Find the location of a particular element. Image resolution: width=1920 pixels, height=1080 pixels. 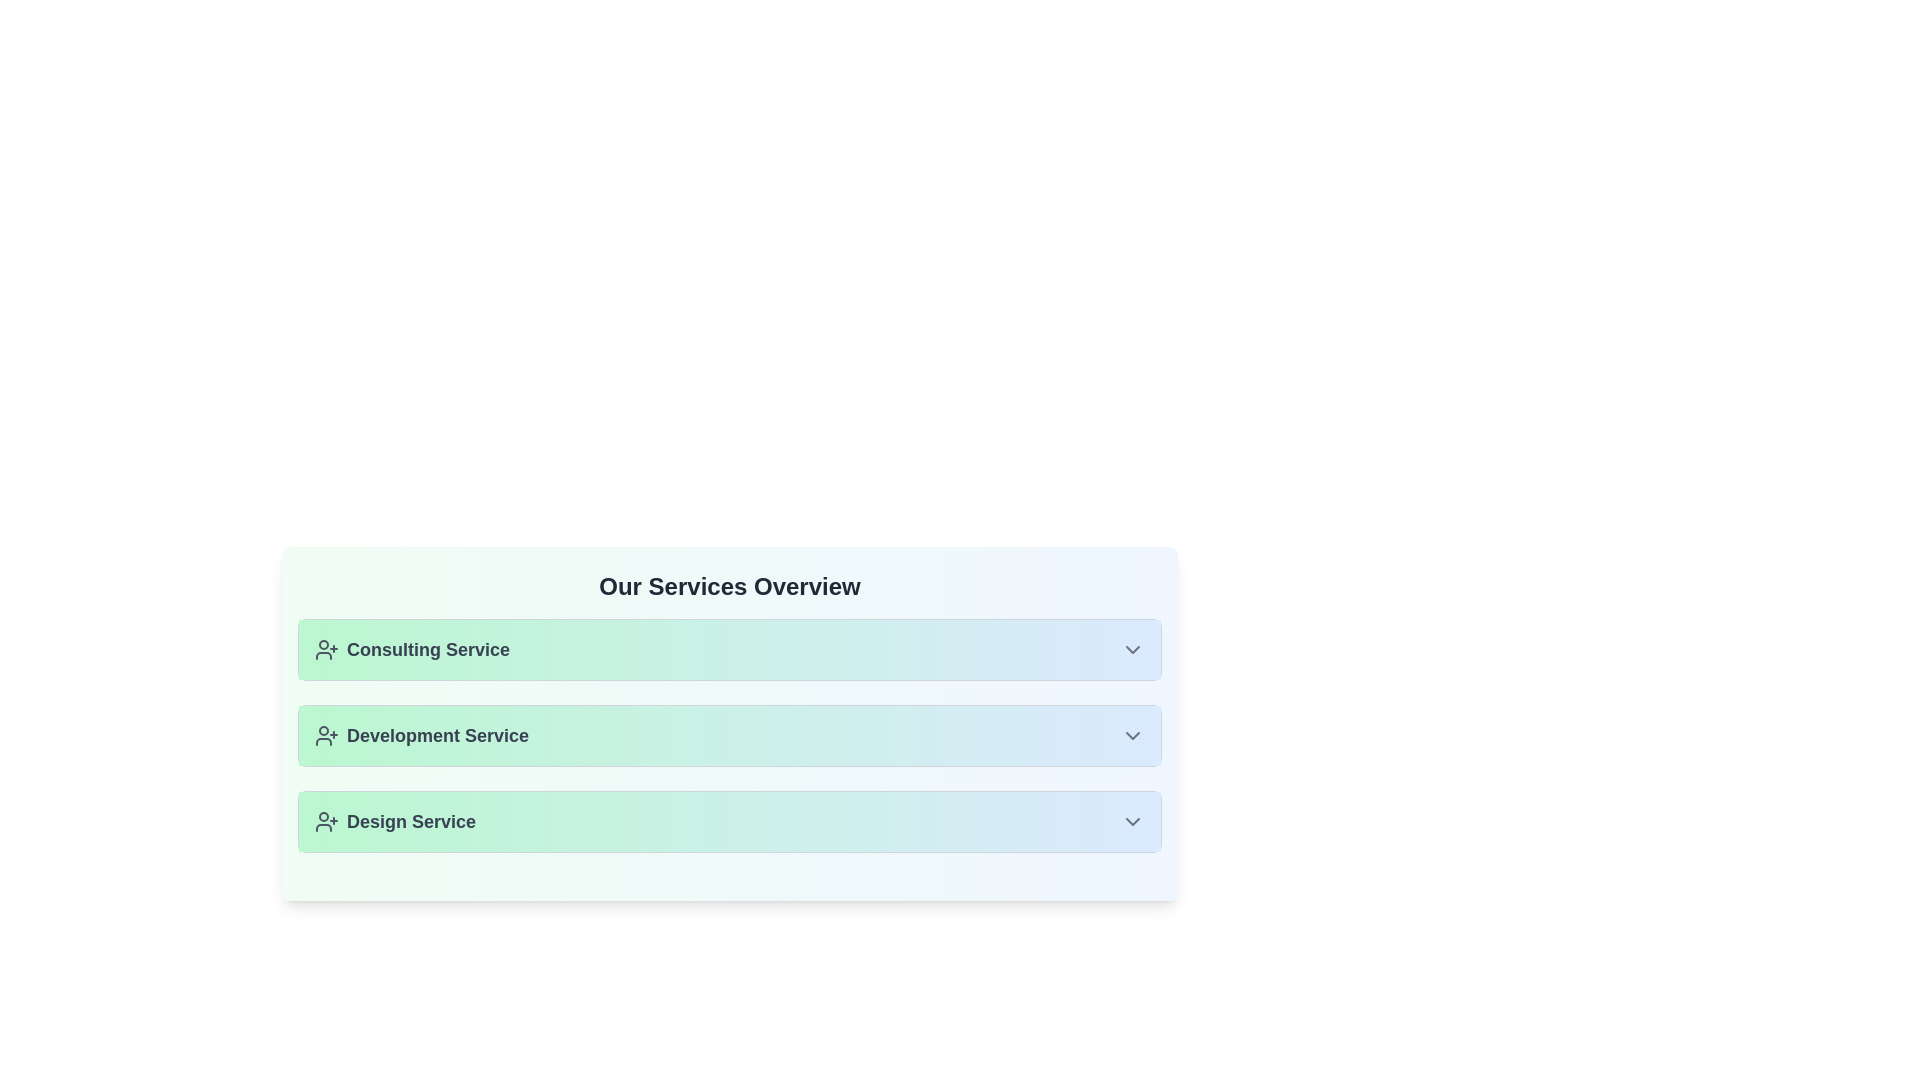

the user profile icon with a plus sign, located to the left of the 'Development Service' text in the second item of the list under 'Our Services Overview' is located at coordinates (326, 736).